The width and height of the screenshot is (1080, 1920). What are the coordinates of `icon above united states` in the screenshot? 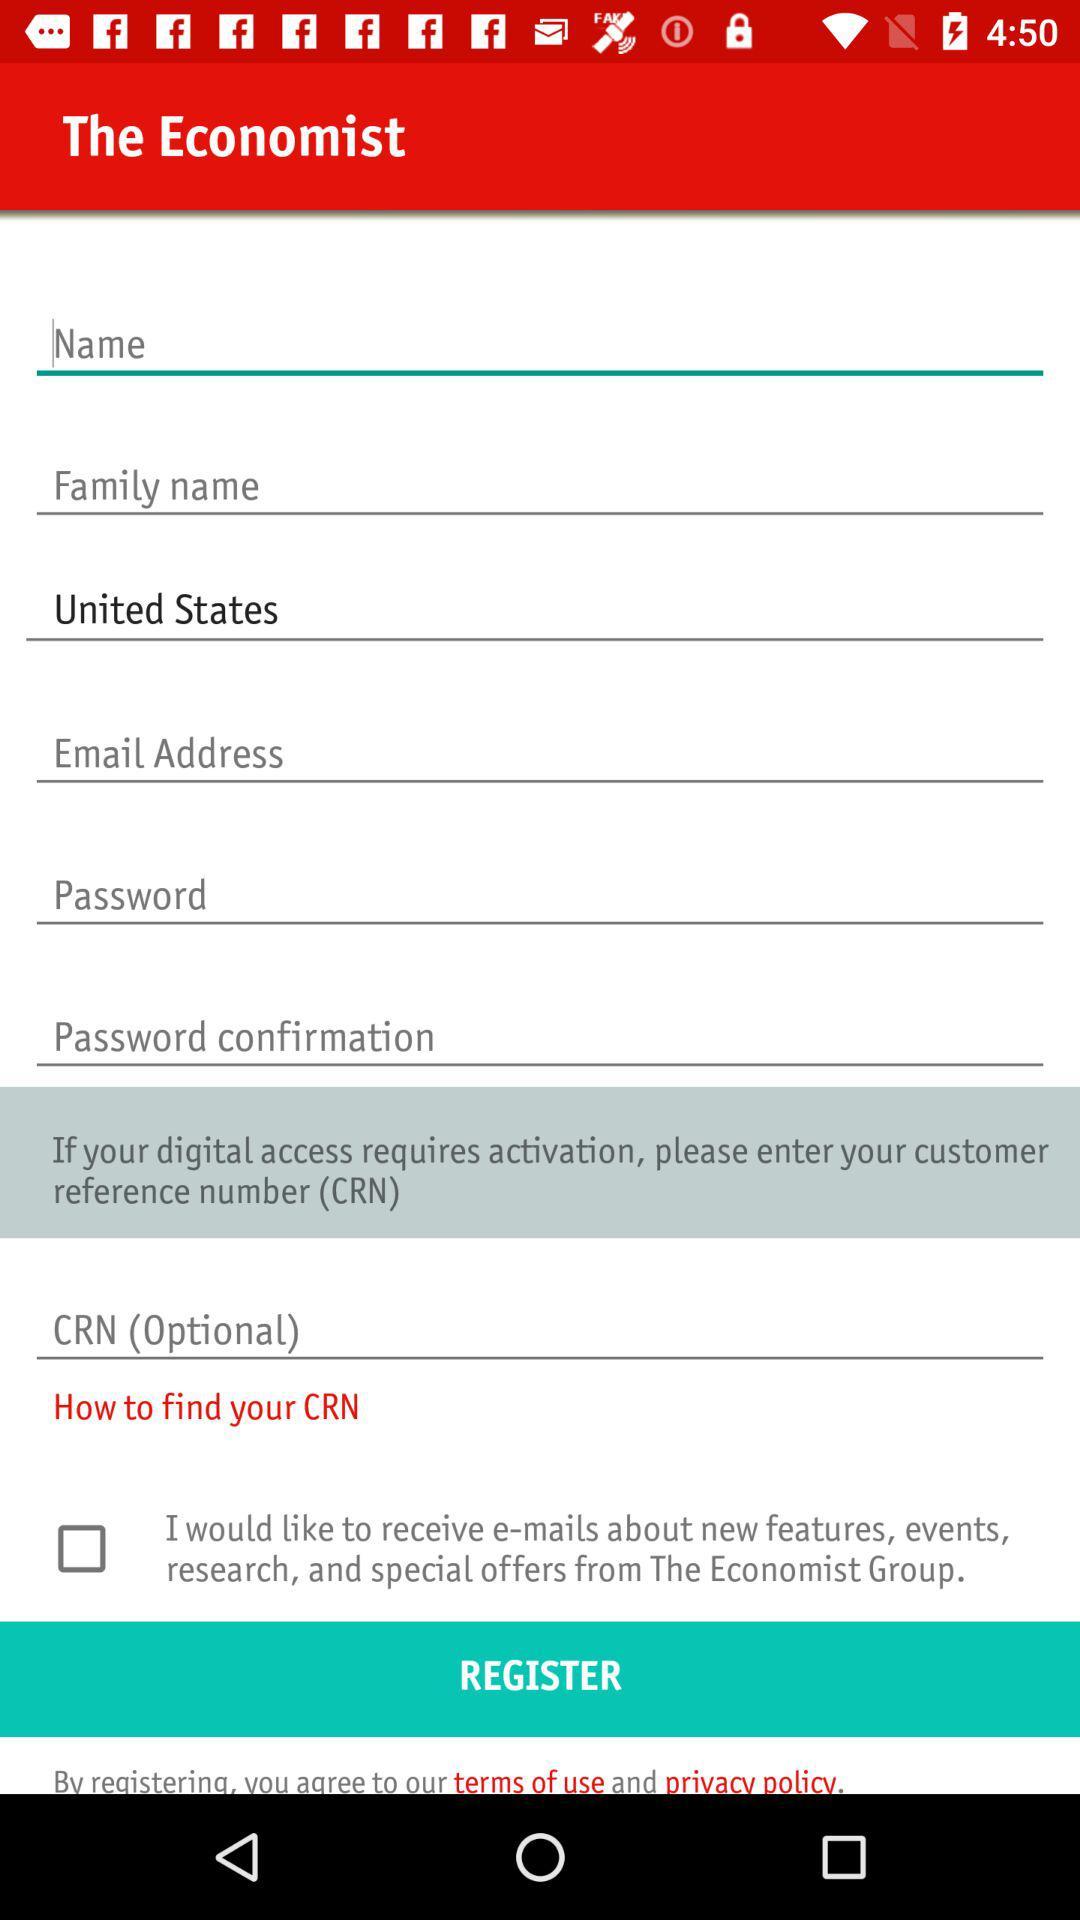 It's located at (540, 463).